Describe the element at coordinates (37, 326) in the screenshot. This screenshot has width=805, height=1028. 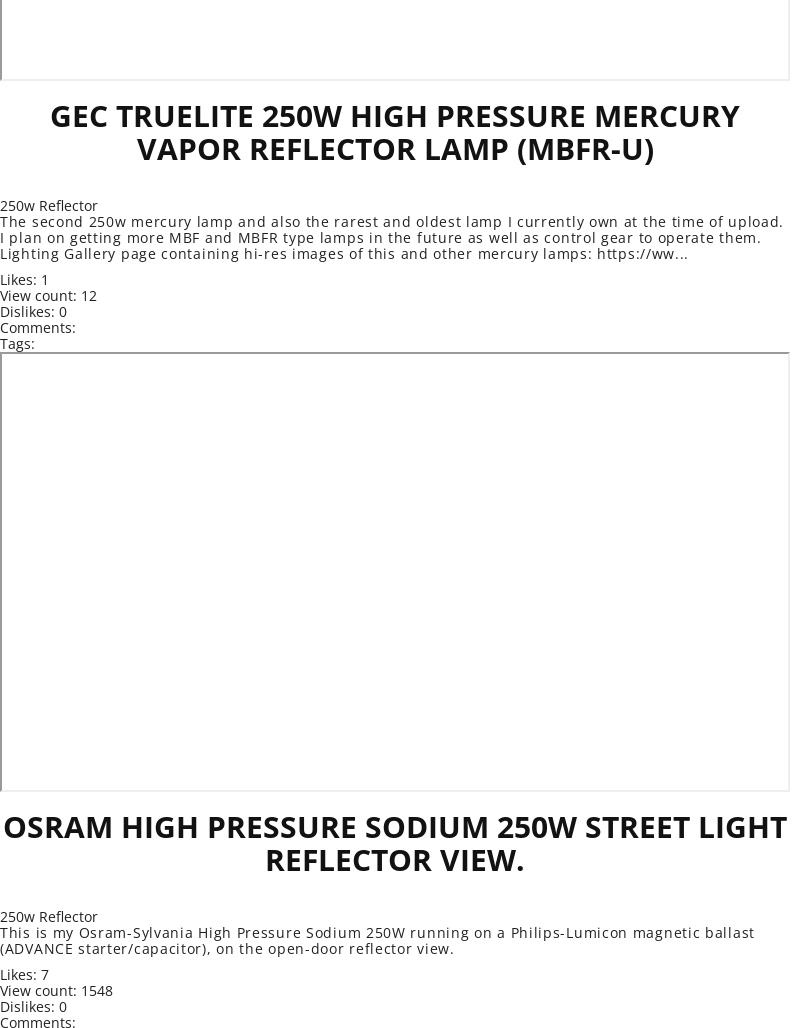
I see `'Comments:'` at that location.